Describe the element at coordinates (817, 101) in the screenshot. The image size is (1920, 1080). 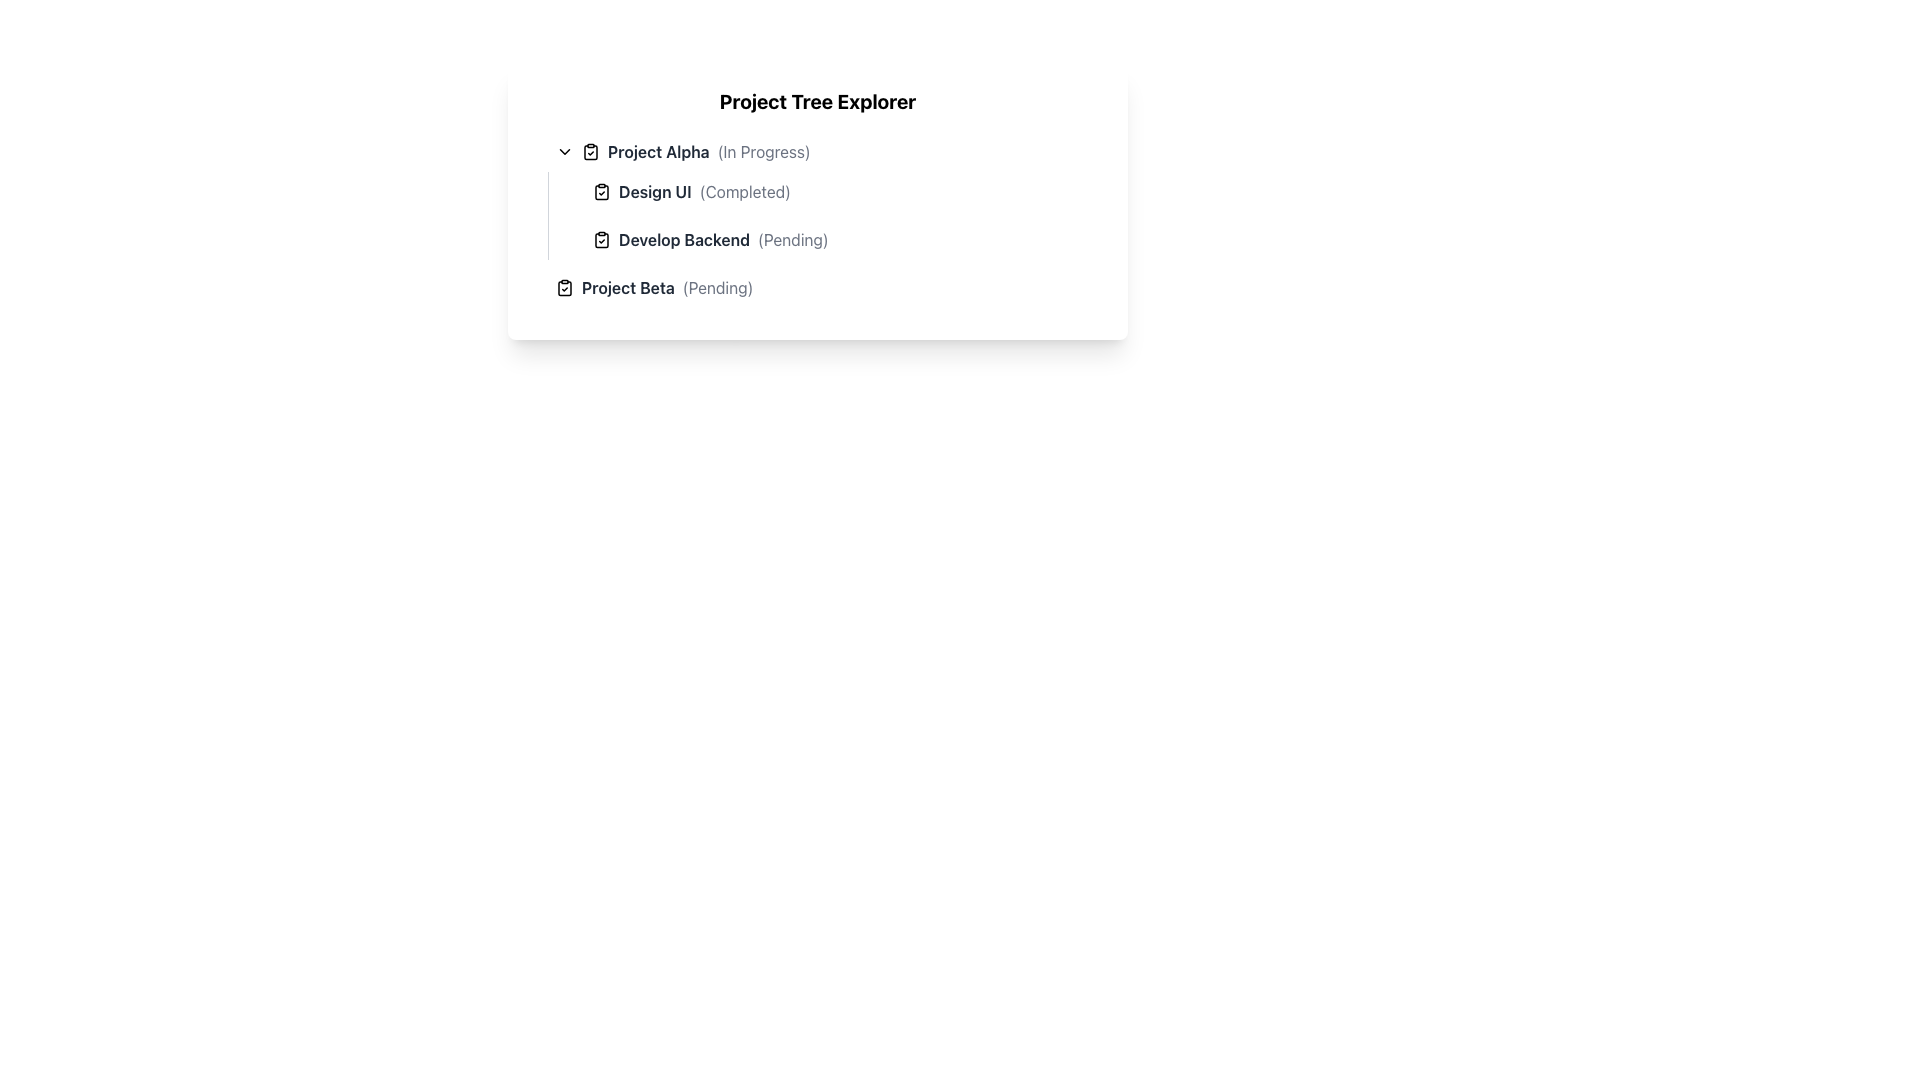
I see `the text label that serves as the title or header for the project hierarchy section, which is located at the top-center of a white, rounded-corner, shadowed box` at that location.